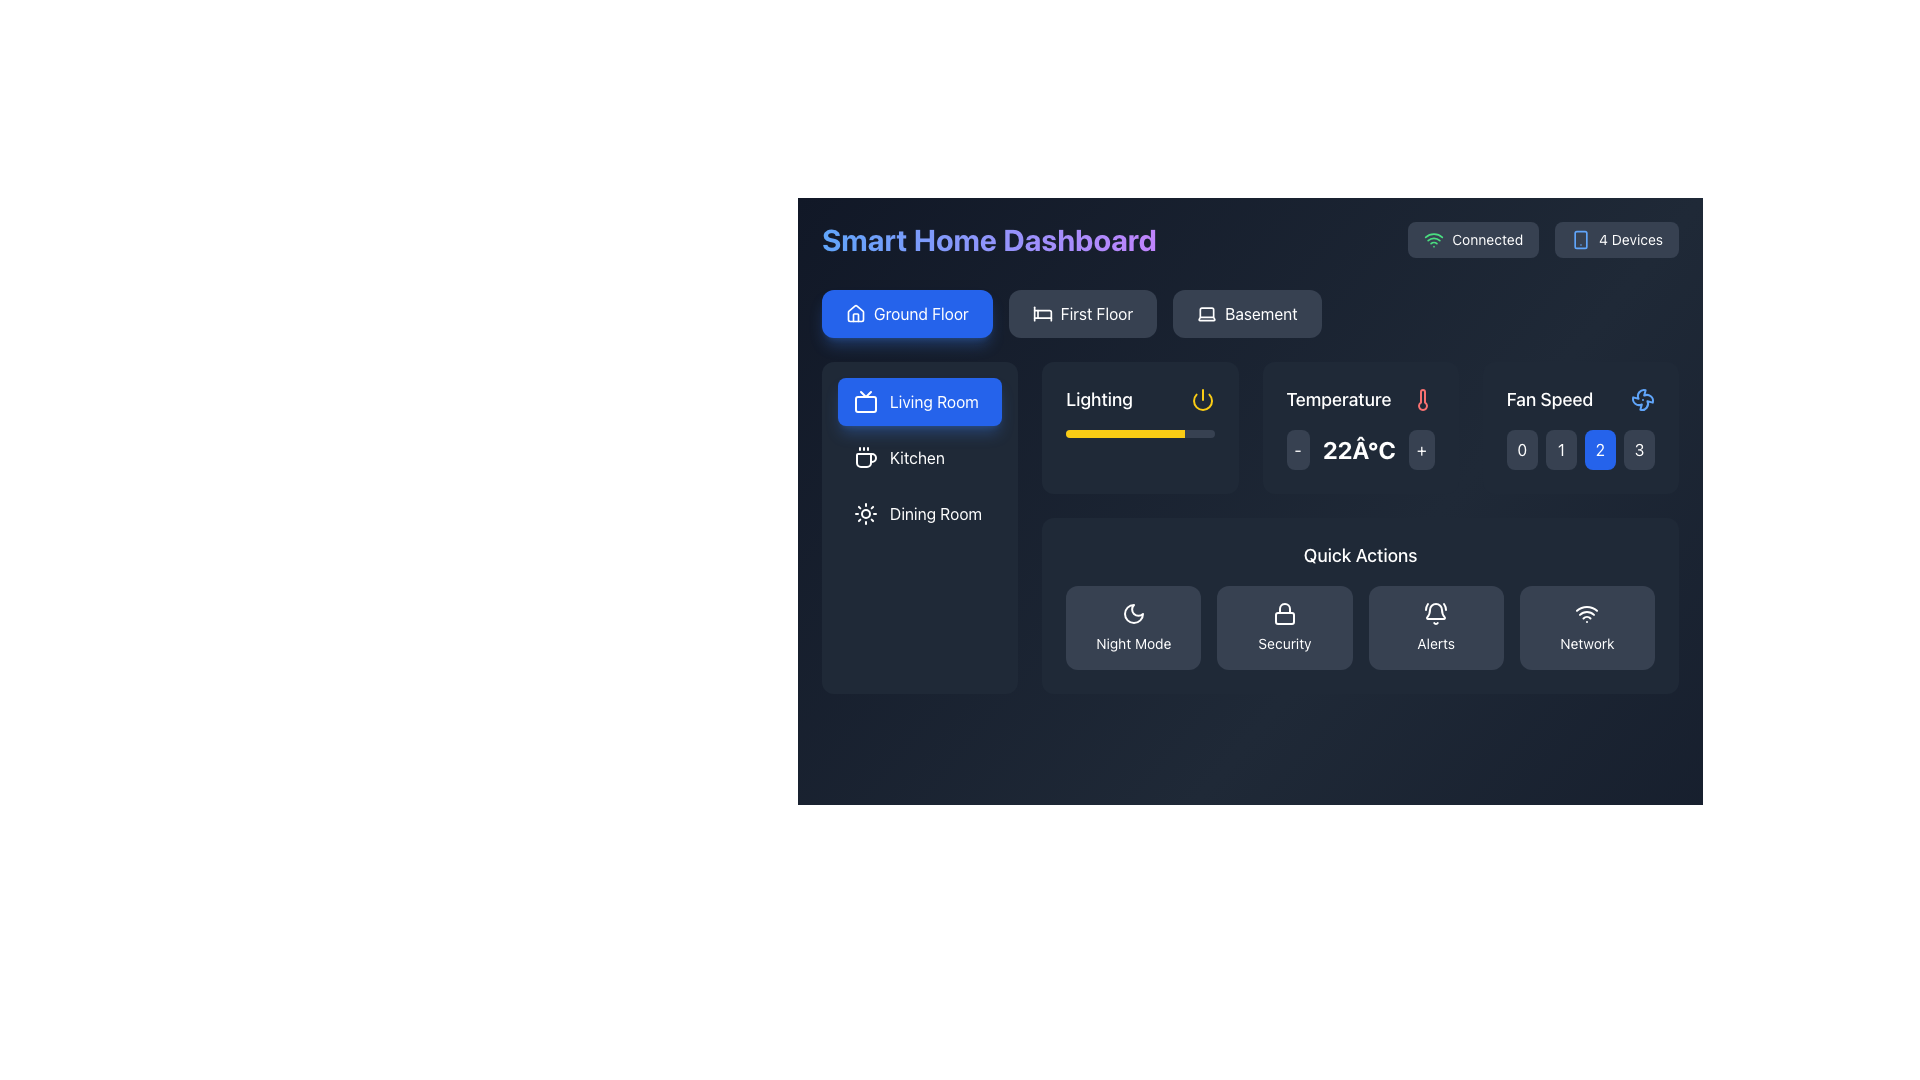  What do you see at coordinates (1133, 627) in the screenshot?
I see `the 'Night Mode' button, which is a rectangular button with a dark gray background and rounded corners, containing a crescent moon icon and the text 'Night Mode' below it, to receive a tooltip or highlight response` at bounding box center [1133, 627].